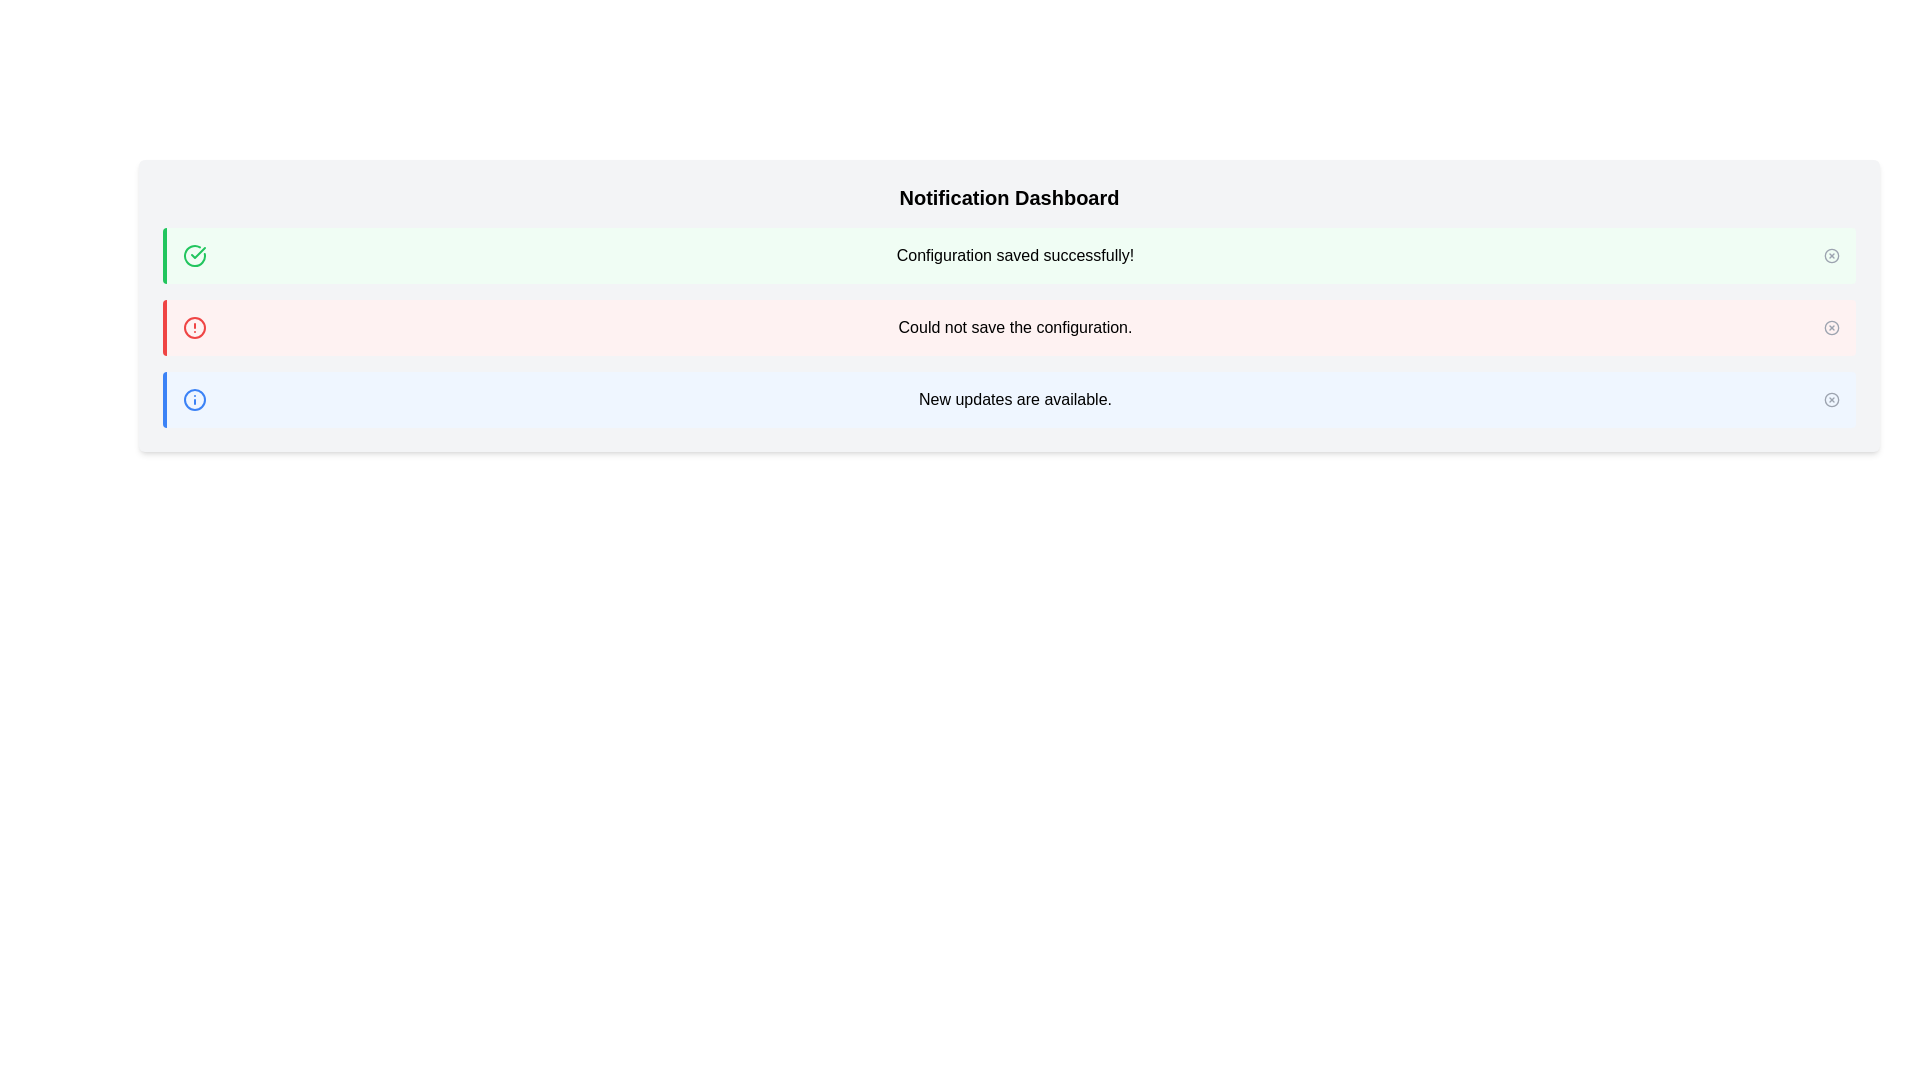 The image size is (1920, 1080). What do you see at coordinates (195, 254) in the screenshot?
I see `the decorative success icon located in the top section of the notification dashboard, aligned to the left of the green success message` at bounding box center [195, 254].